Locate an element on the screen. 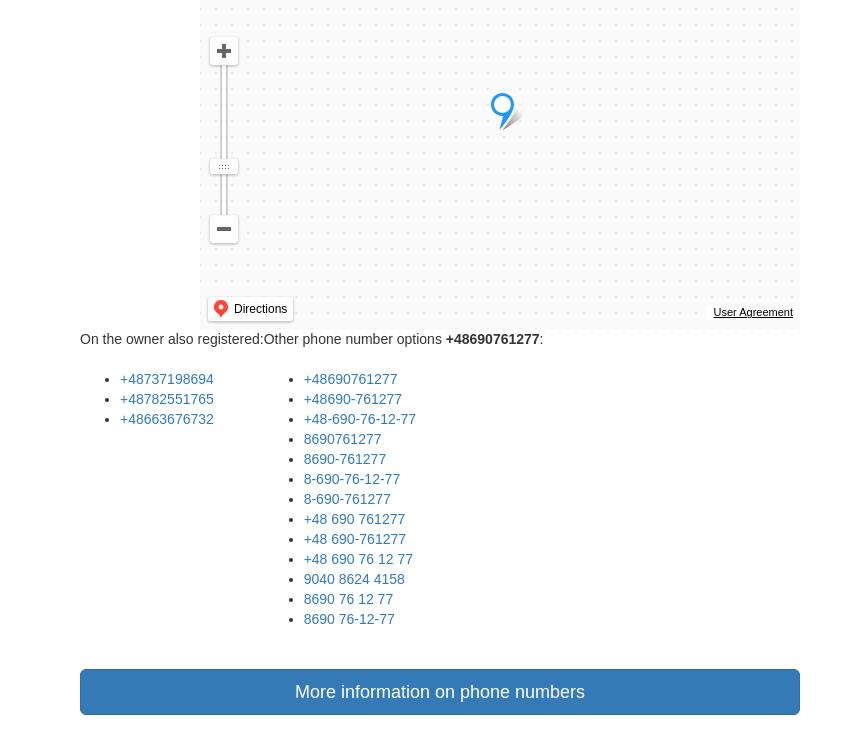 The height and width of the screenshot is (733, 850). 'More information on phone numbers' is located at coordinates (293, 692).